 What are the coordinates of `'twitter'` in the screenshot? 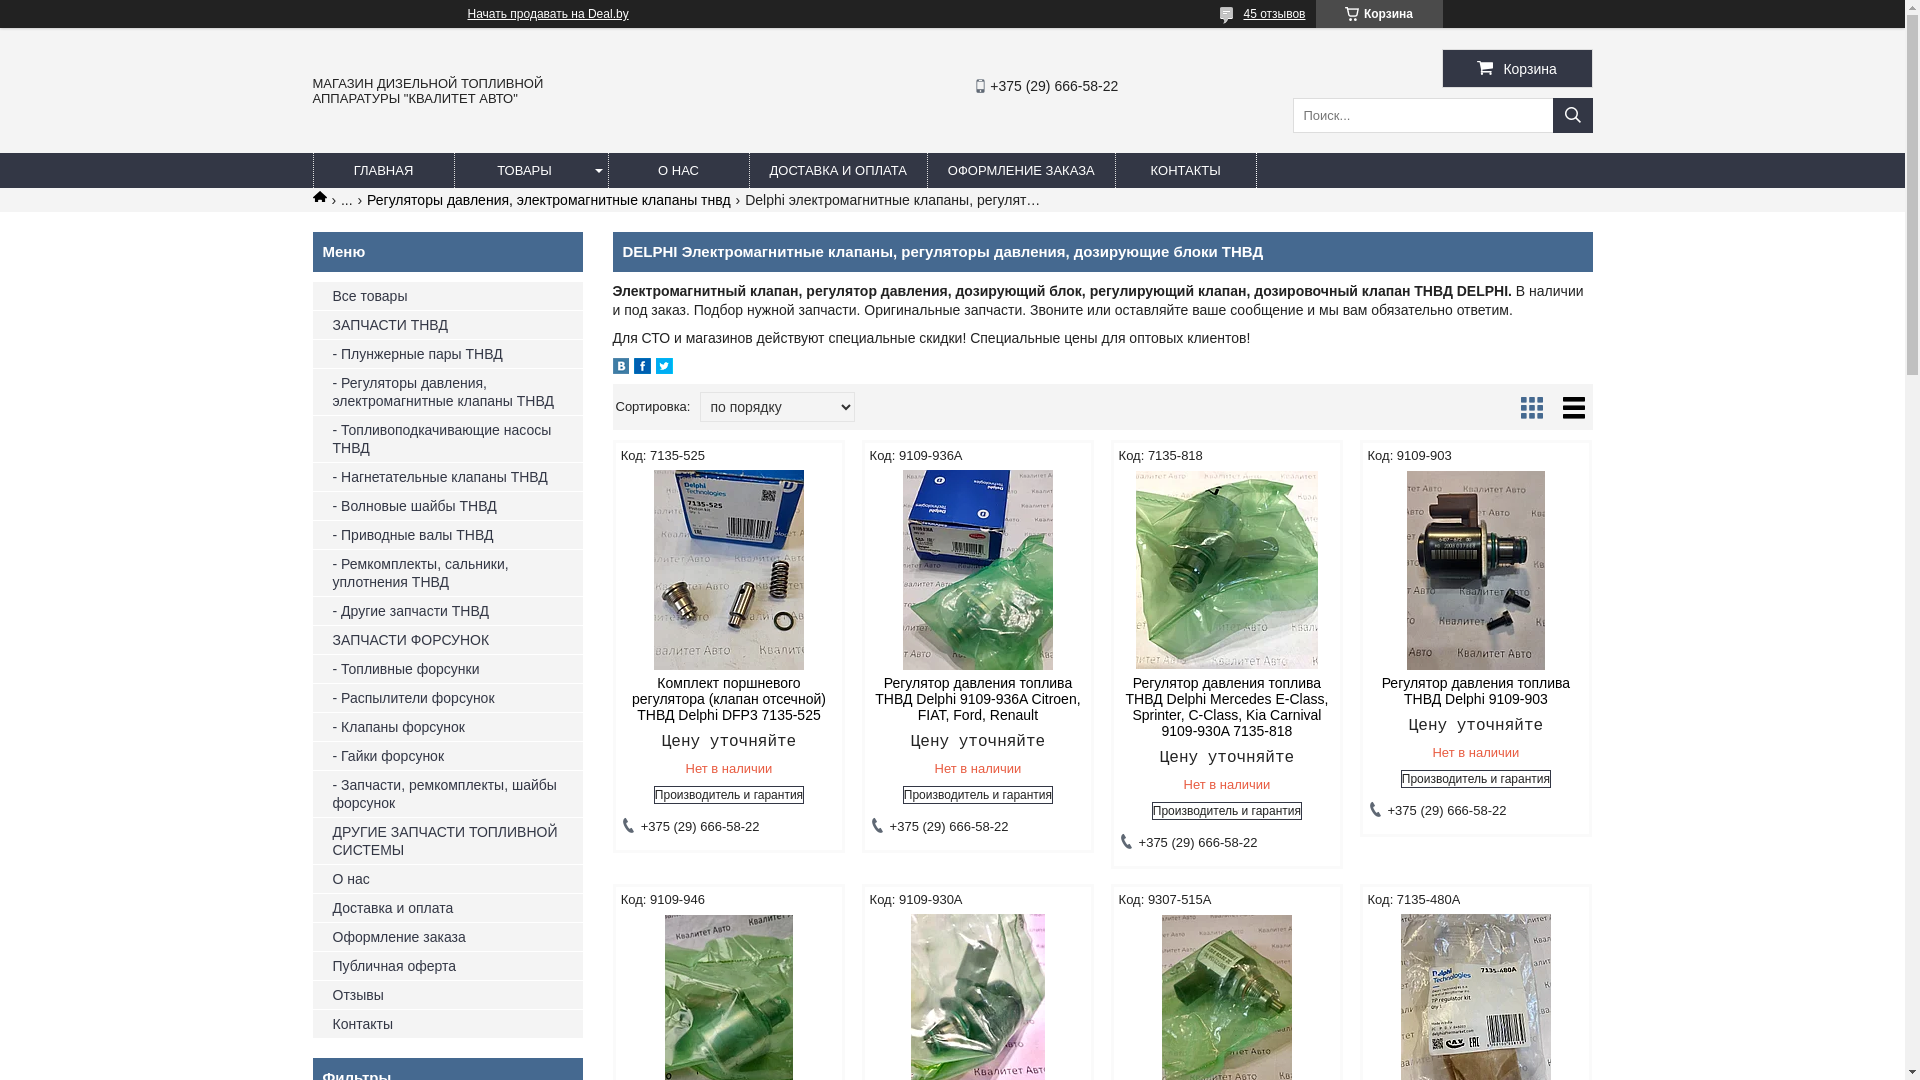 It's located at (664, 369).